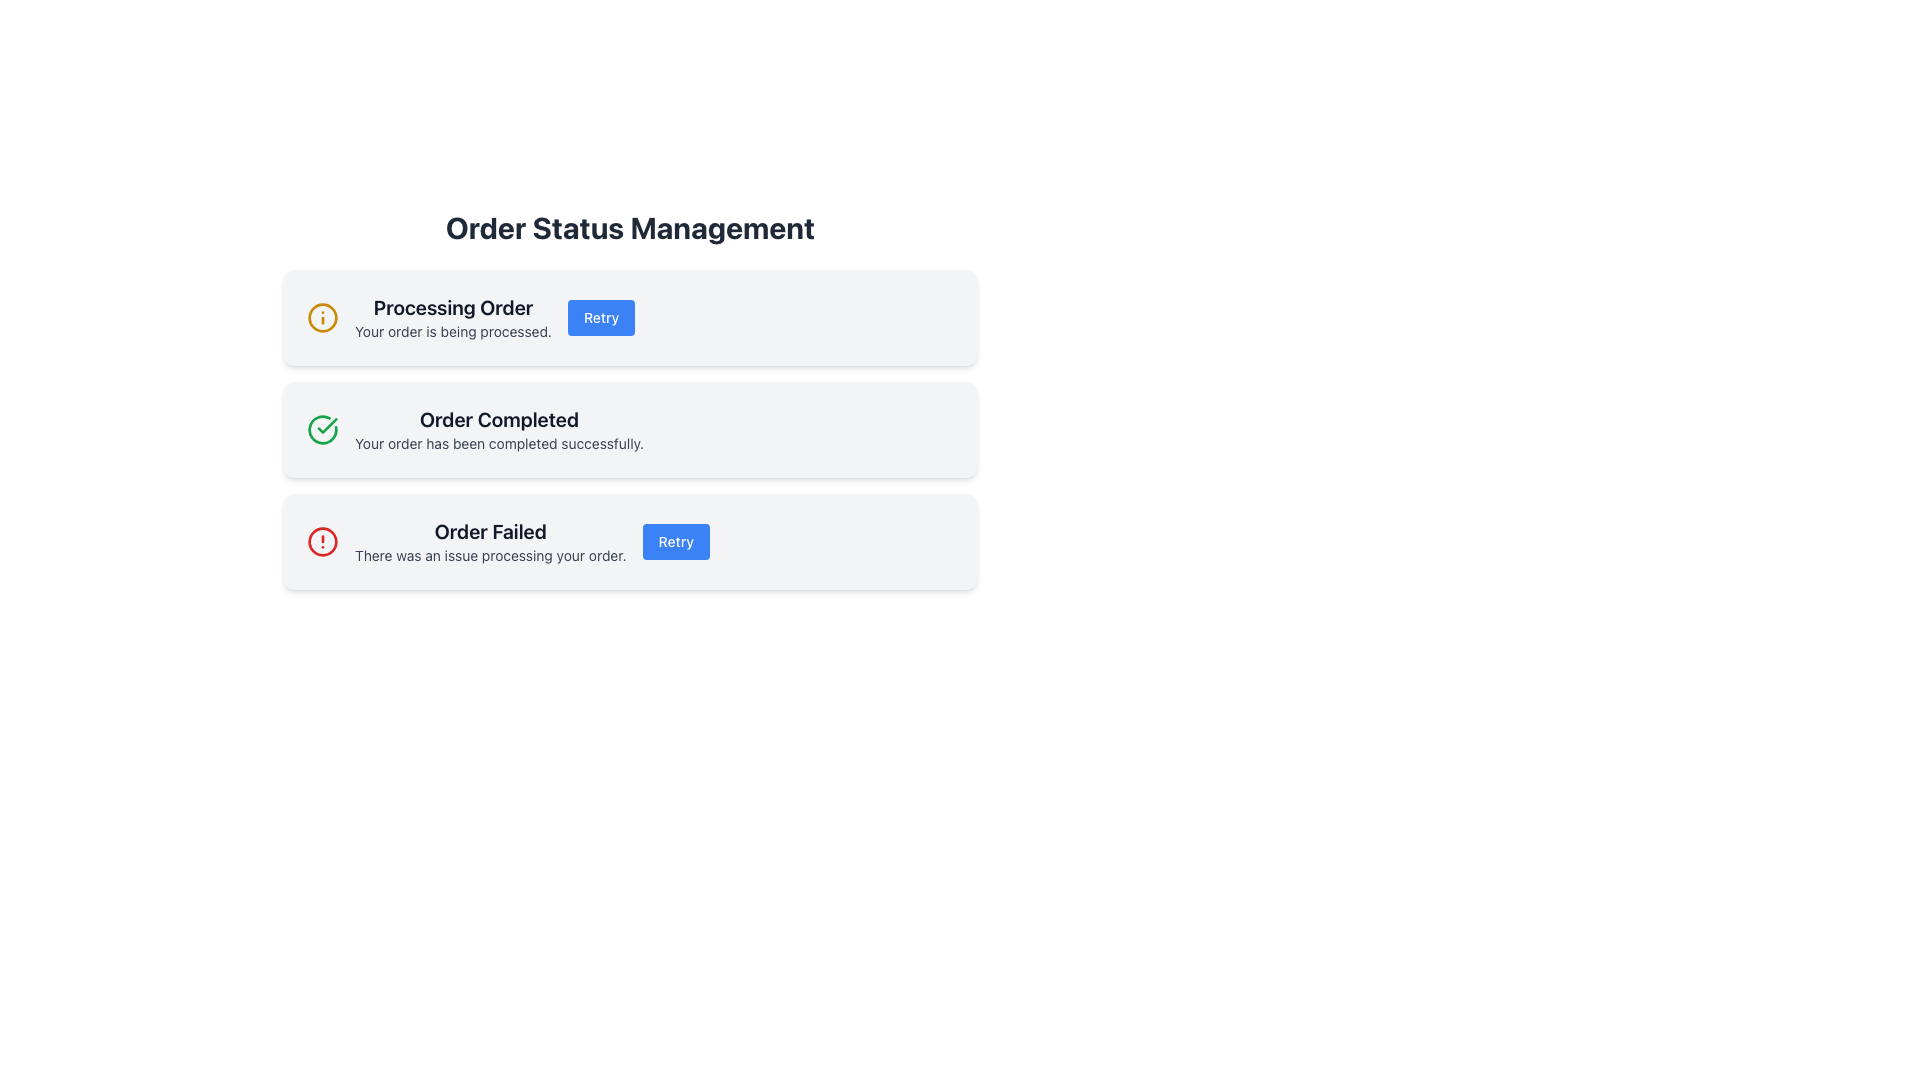 The image size is (1920, 1080). Describe the element at coordinates (499, 428) in the screenshot. I see `textual notification element that displays the title 'Order Completed' and the description 'Your order has been completed successfully.'` at that location.